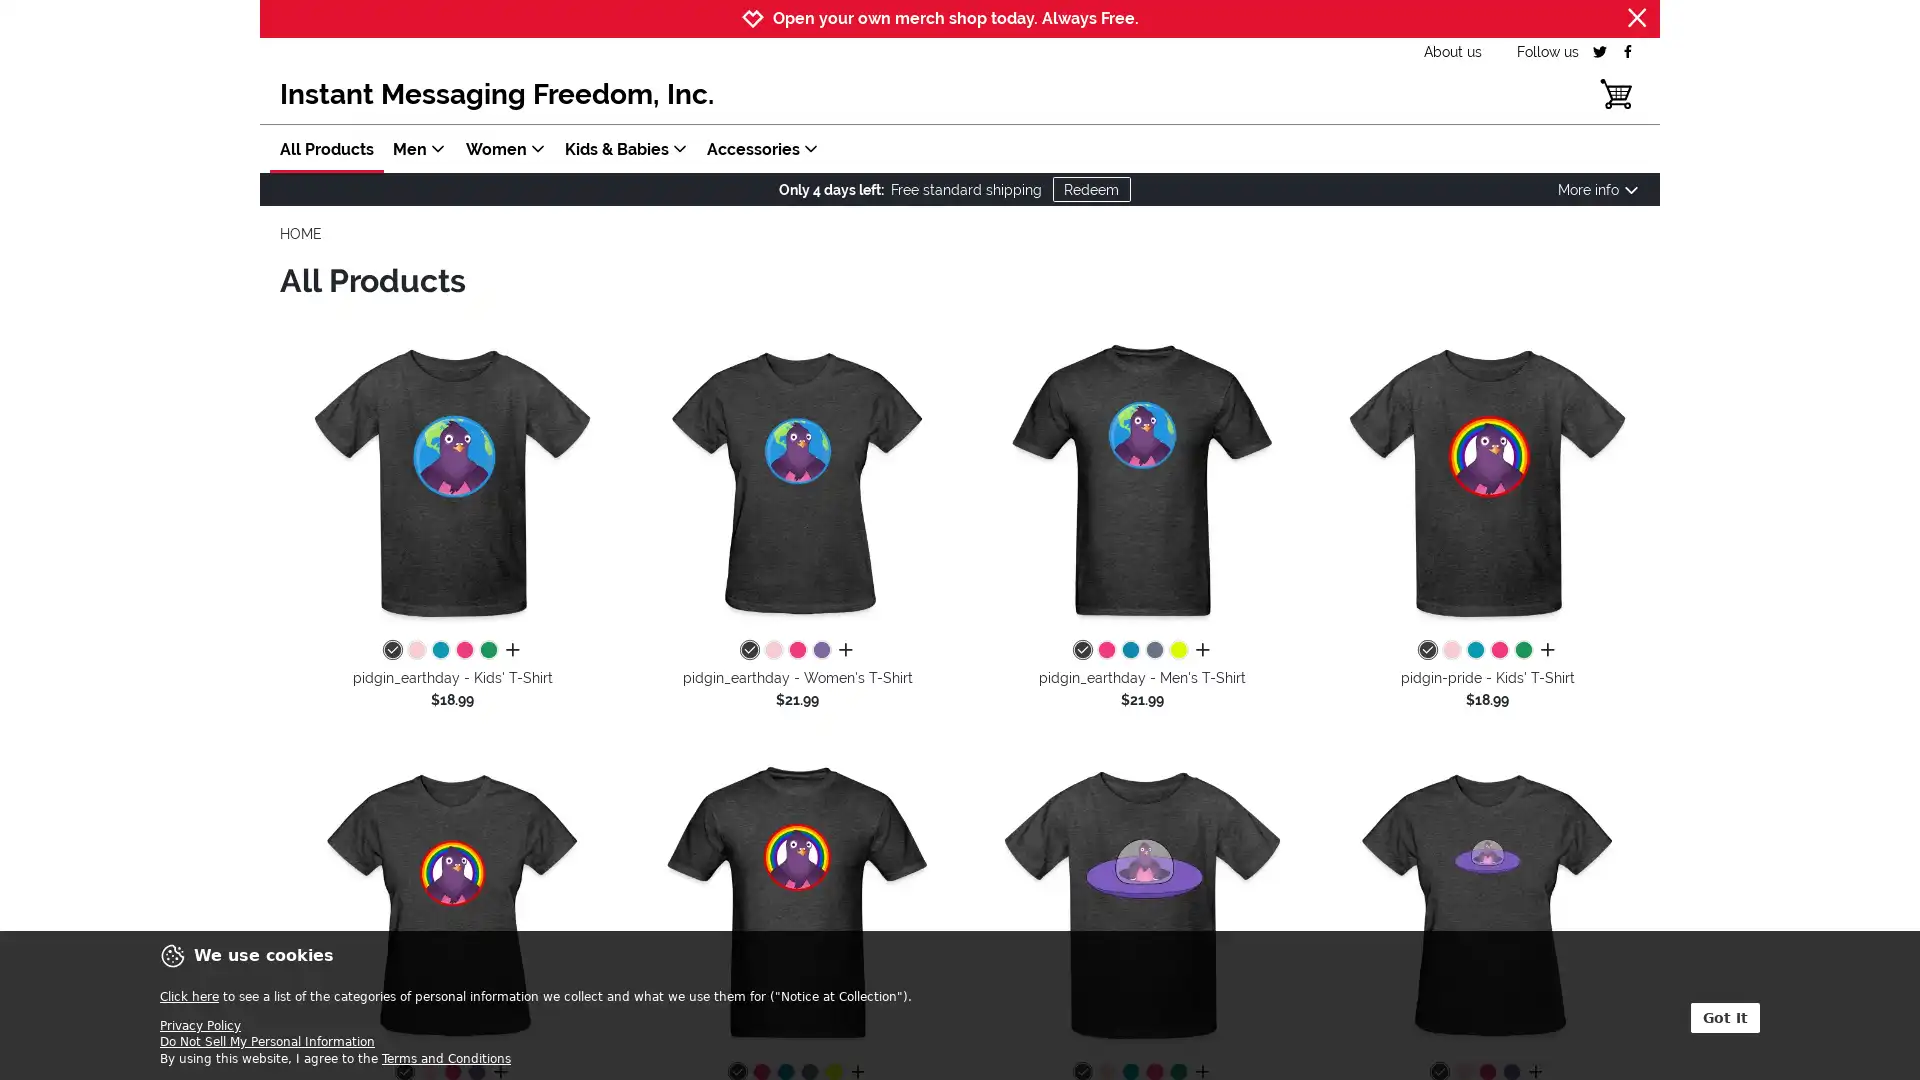 The height and width of the screenshot is (1080, 1920). What do you see at coordinates (451, 904) in the screenshot?
I see `pidgin-pride - Women's T-Shirt` at bounding box center [451, 904].